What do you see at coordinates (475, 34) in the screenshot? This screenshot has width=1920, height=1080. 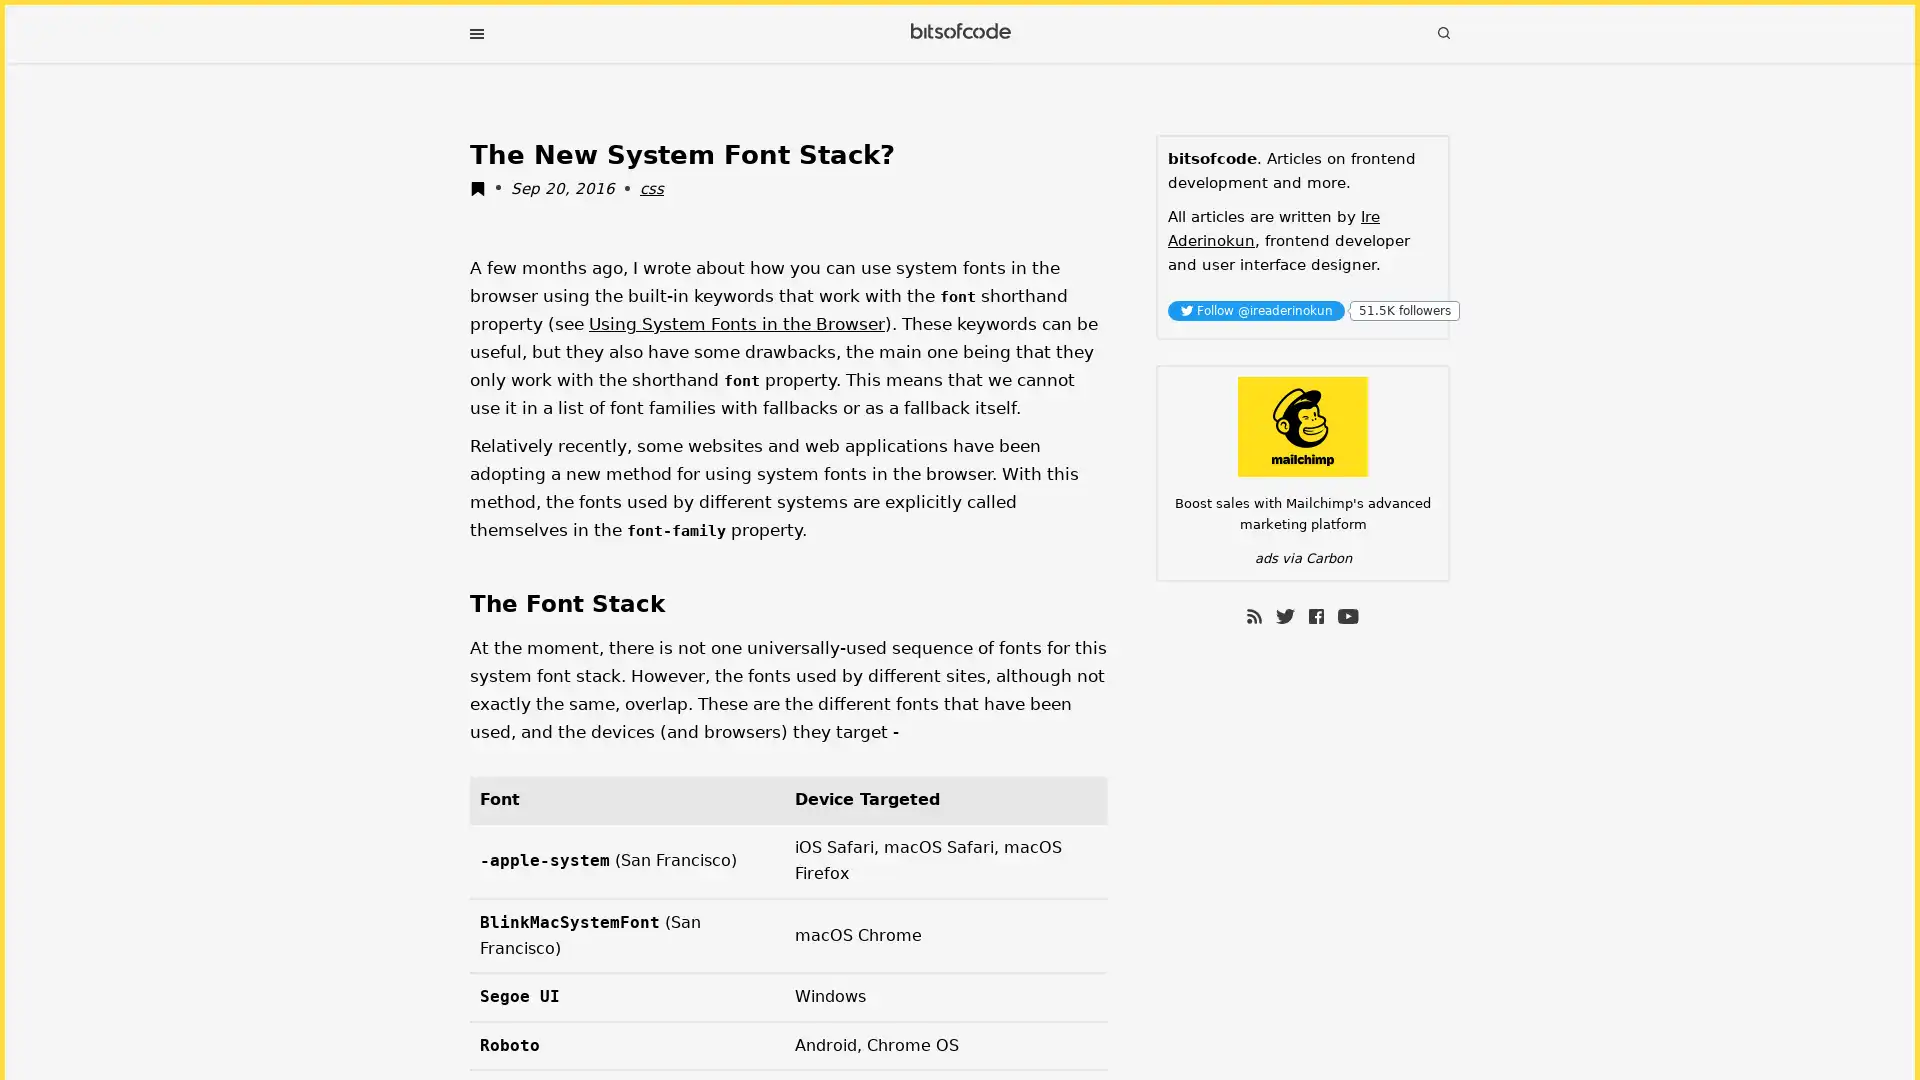 I see `Open Site Navigation` at bounding box center [475, 34].